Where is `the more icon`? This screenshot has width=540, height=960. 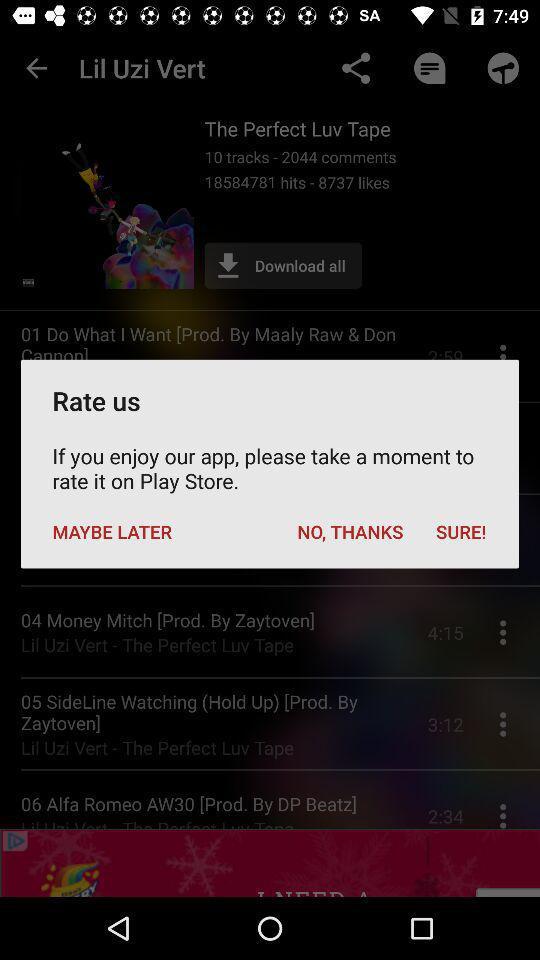
the more icon is located at coordinates (508, 789).